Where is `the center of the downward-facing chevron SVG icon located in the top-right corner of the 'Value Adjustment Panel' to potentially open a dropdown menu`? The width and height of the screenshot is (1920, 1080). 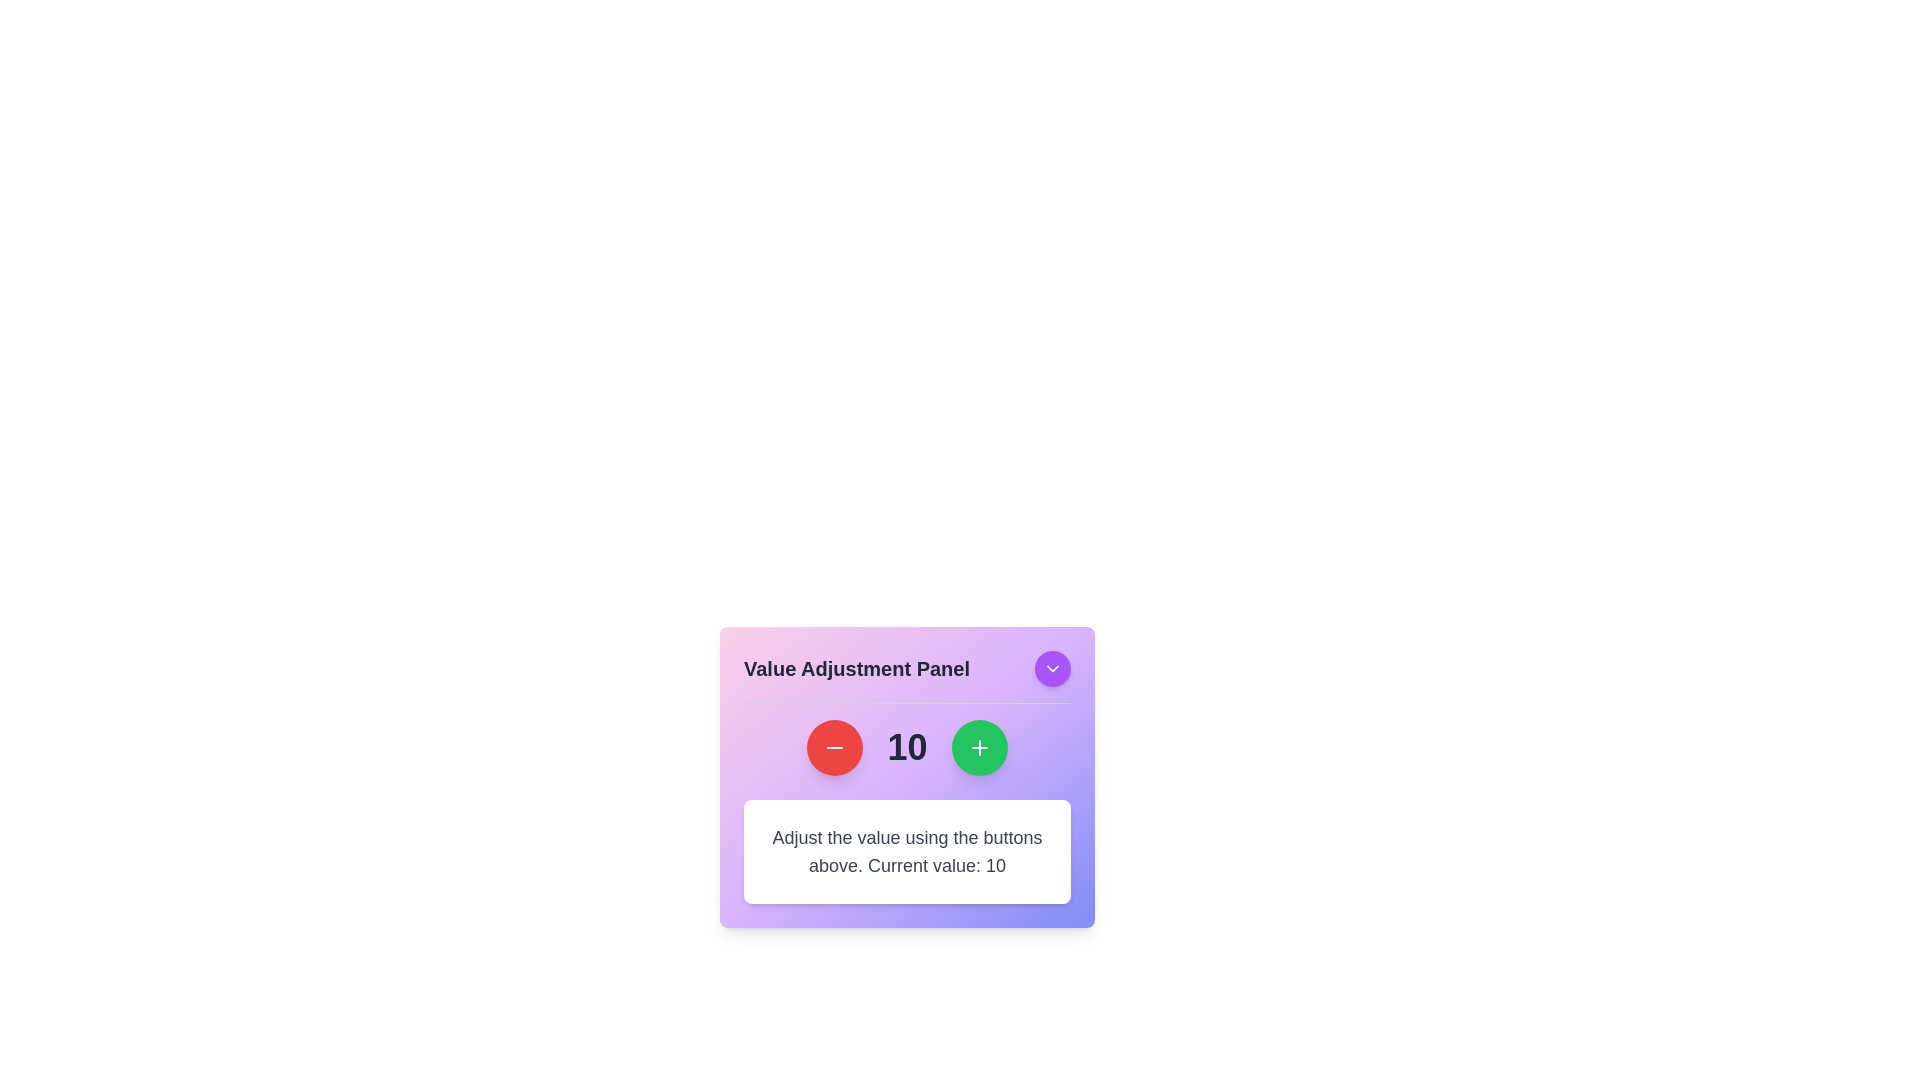
the center of the downward-facing chevron SVG icon located in the top-right corner of the 'Value Adjustment Panel' to potentially open a dropdown menu is located at coordinates (1051, 668).